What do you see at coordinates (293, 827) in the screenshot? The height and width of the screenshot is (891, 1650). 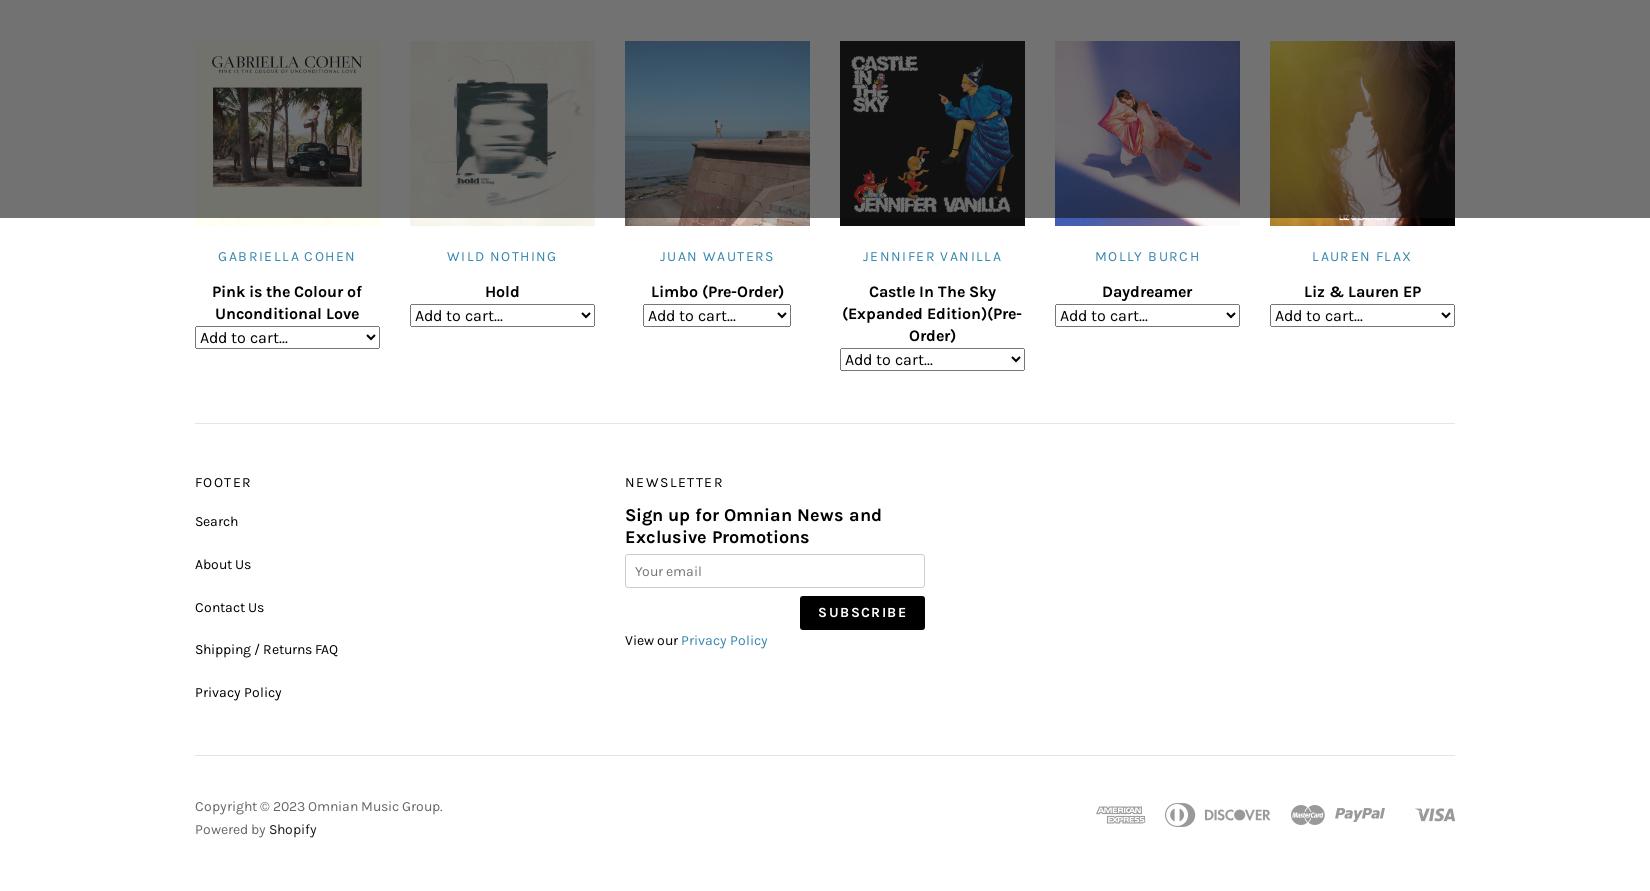 I see `'Shopify'` at bounding box center [293, 827].